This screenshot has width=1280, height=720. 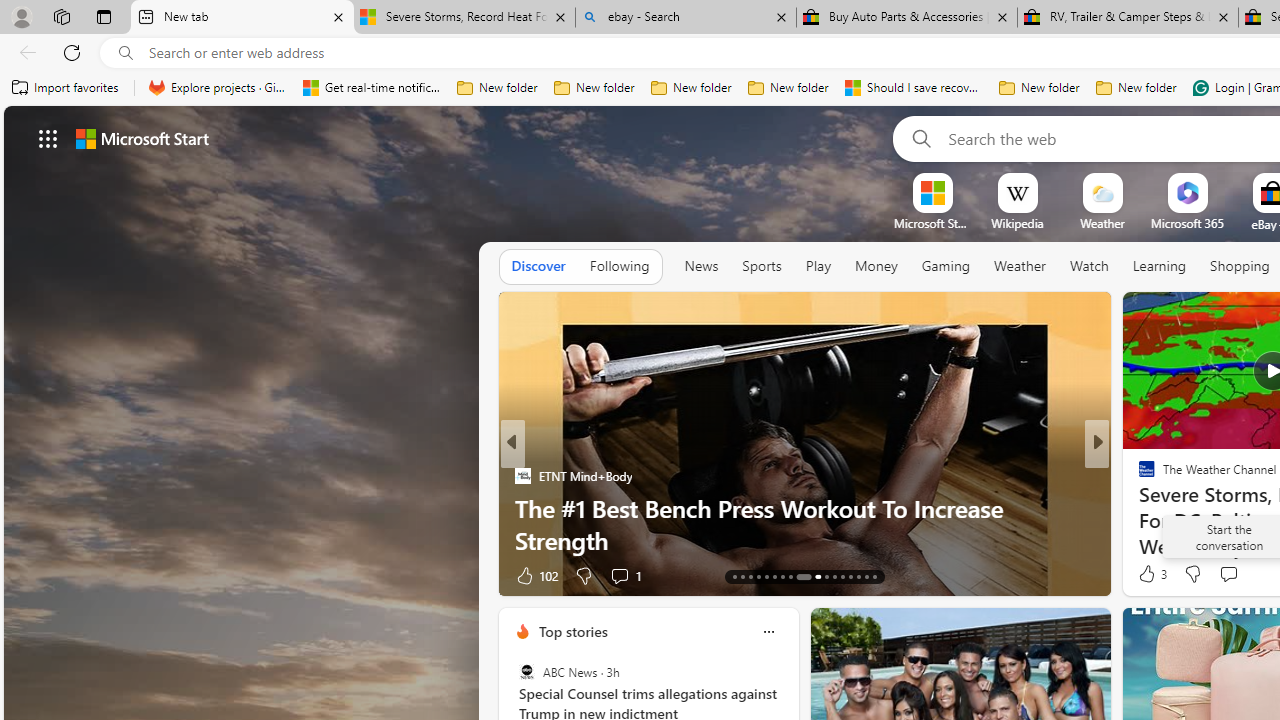 What do you see at coordinates (11, 575) in the screenshot?
I see `'View comments 96 Comment'` at bounding box center [11, 575].